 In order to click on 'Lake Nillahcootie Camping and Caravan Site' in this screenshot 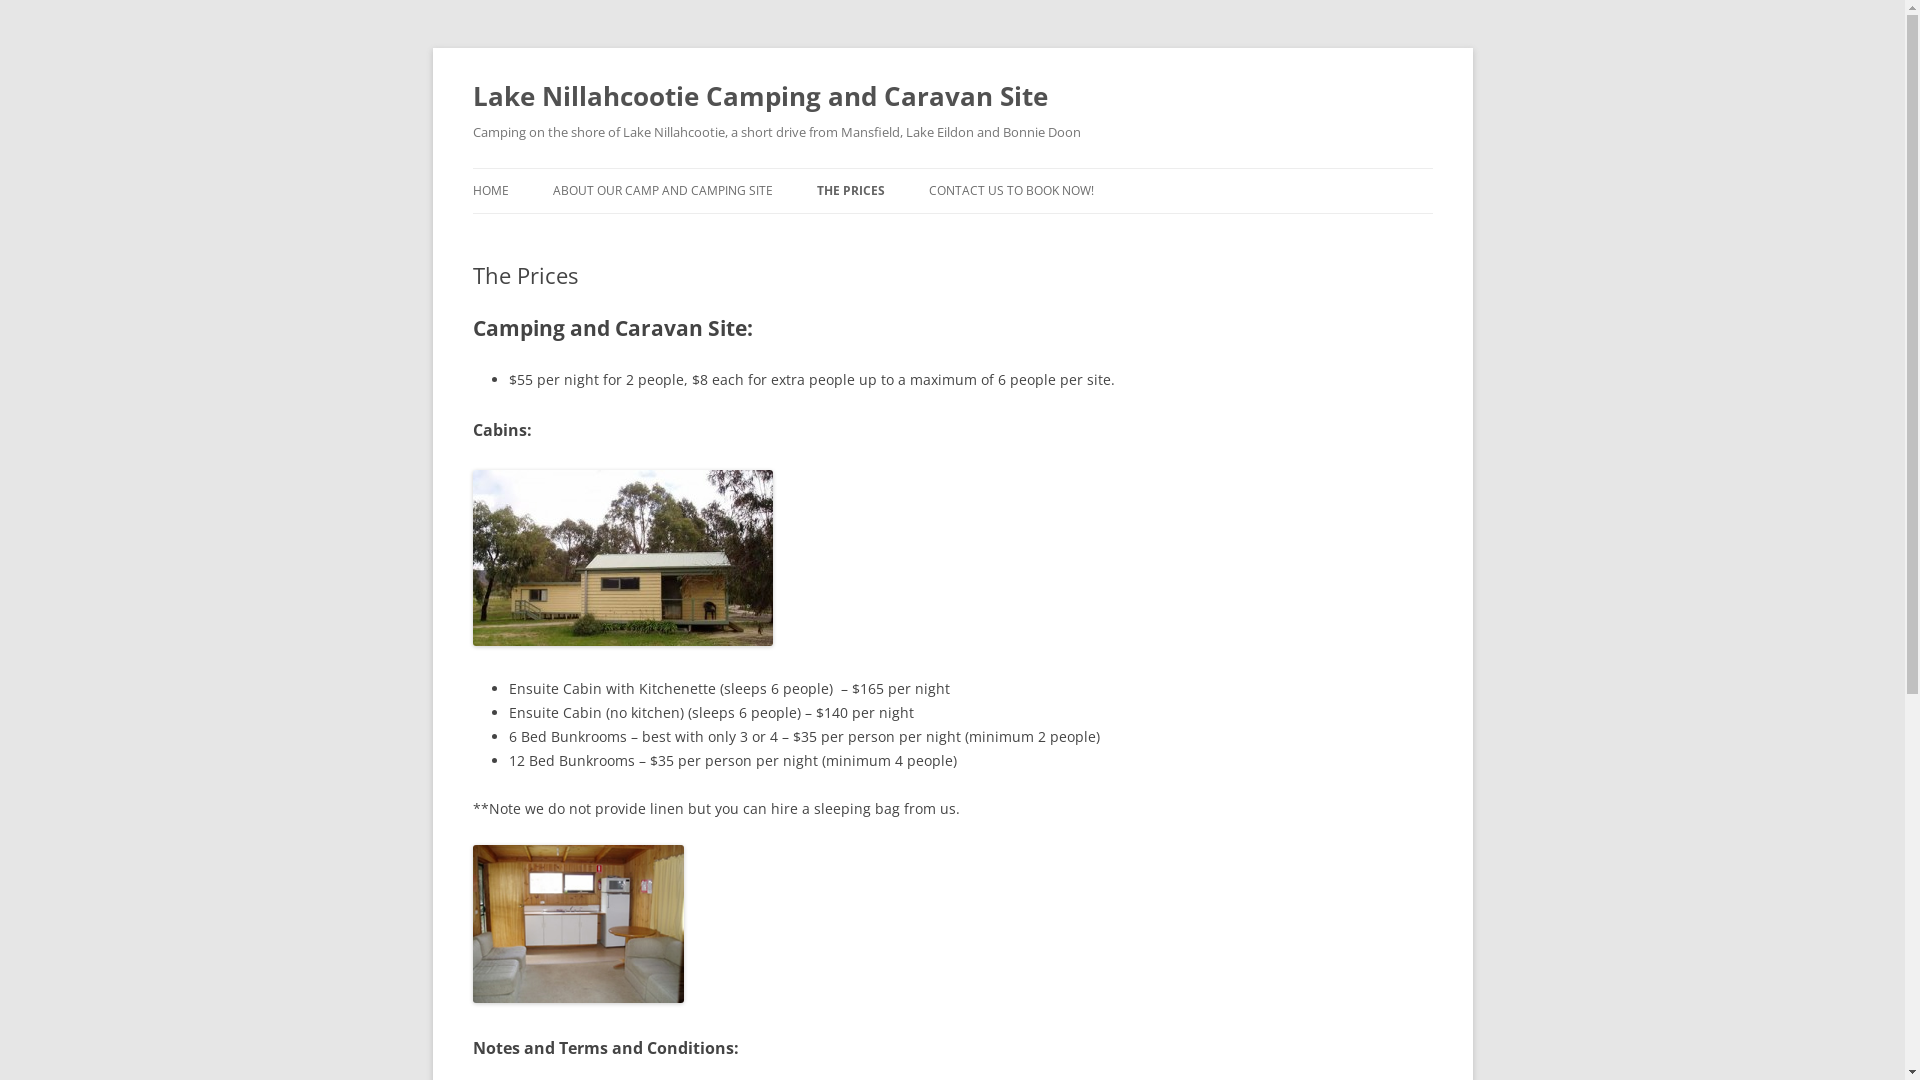, I will do `click(470, 96)`.